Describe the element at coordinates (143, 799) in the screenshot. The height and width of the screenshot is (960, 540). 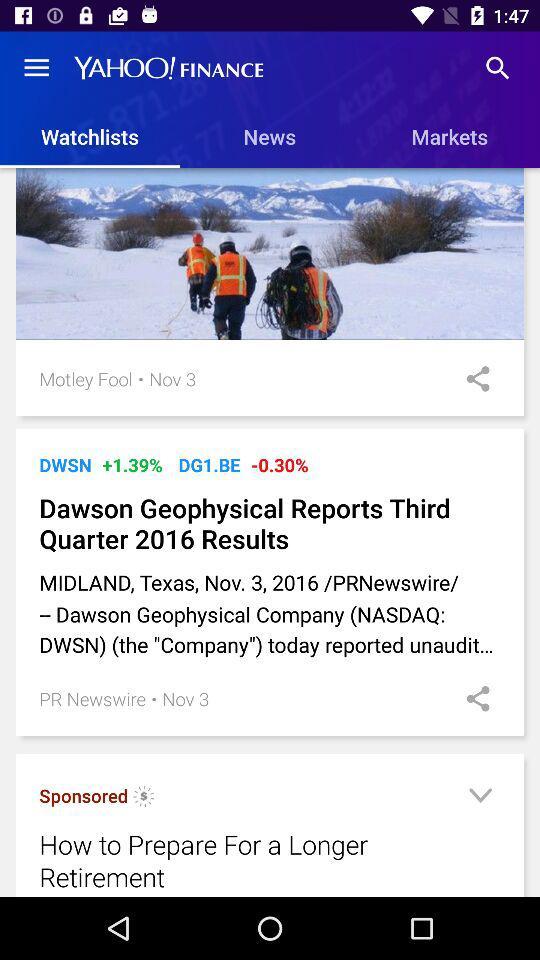
I see `the icon above the how to prepare icon` at that location.